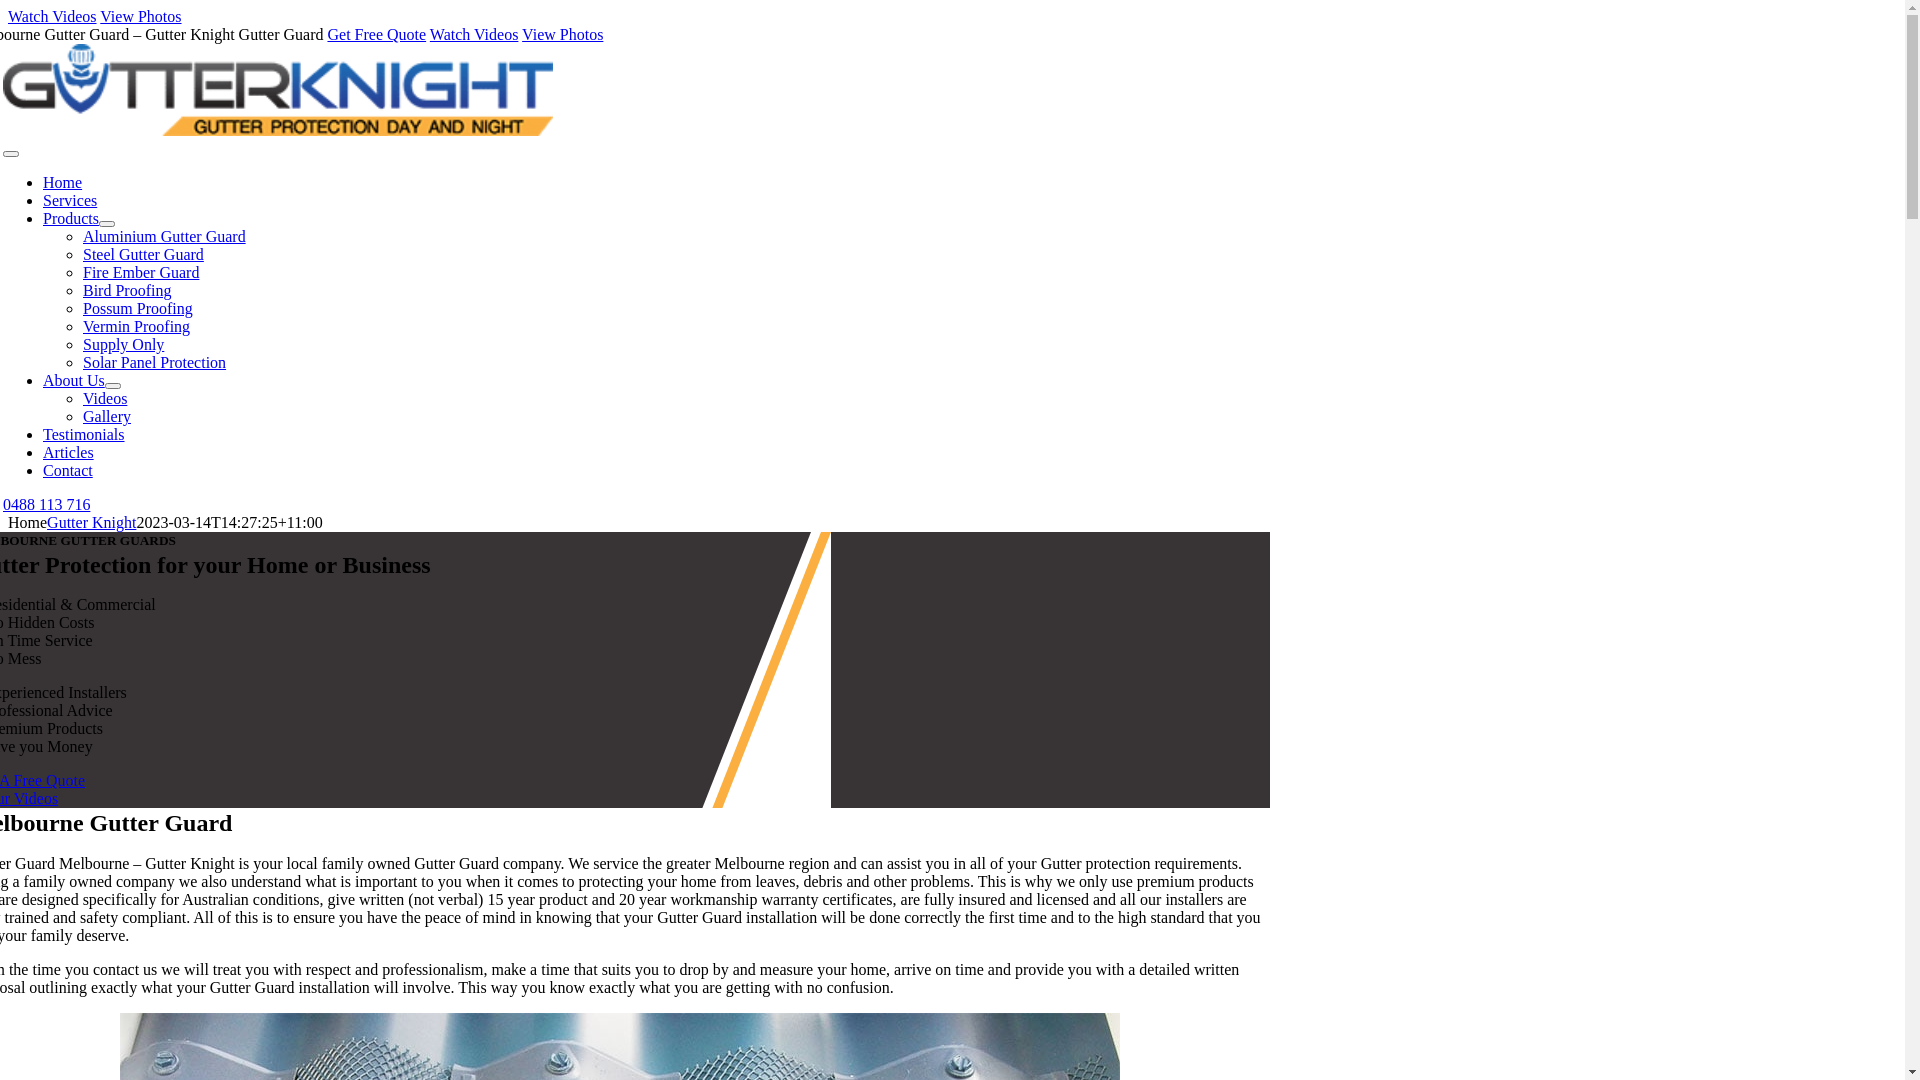  What do you see at coordinates (137, 308) in the screenshot?
I see `'Possum Proofing'` at bounding box center [137, 308].